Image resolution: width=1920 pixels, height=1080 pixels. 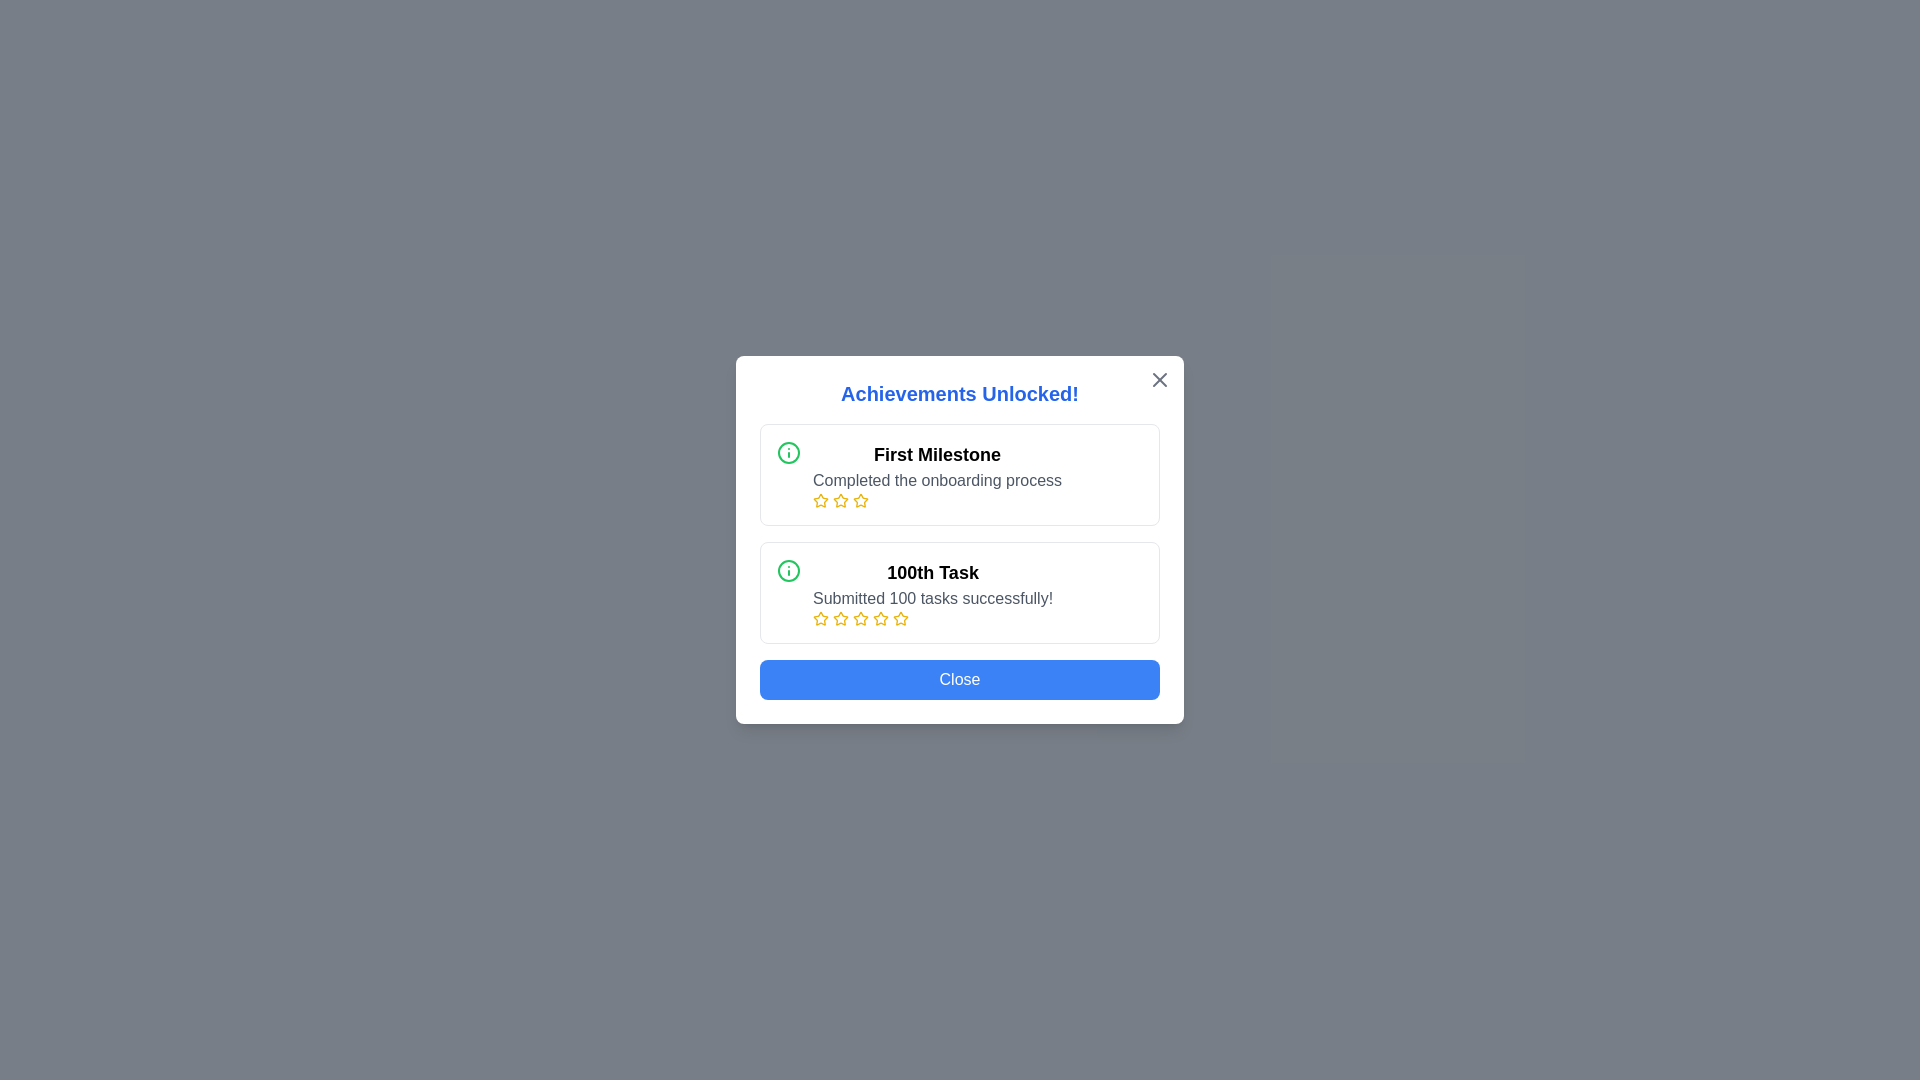 I want to click on achievement description from the informative card that shows '100th Task' and 'Submitted 100 tasks successfully!', which is the second item in the vertically stacked list of cards, so click(x=960, y=592).